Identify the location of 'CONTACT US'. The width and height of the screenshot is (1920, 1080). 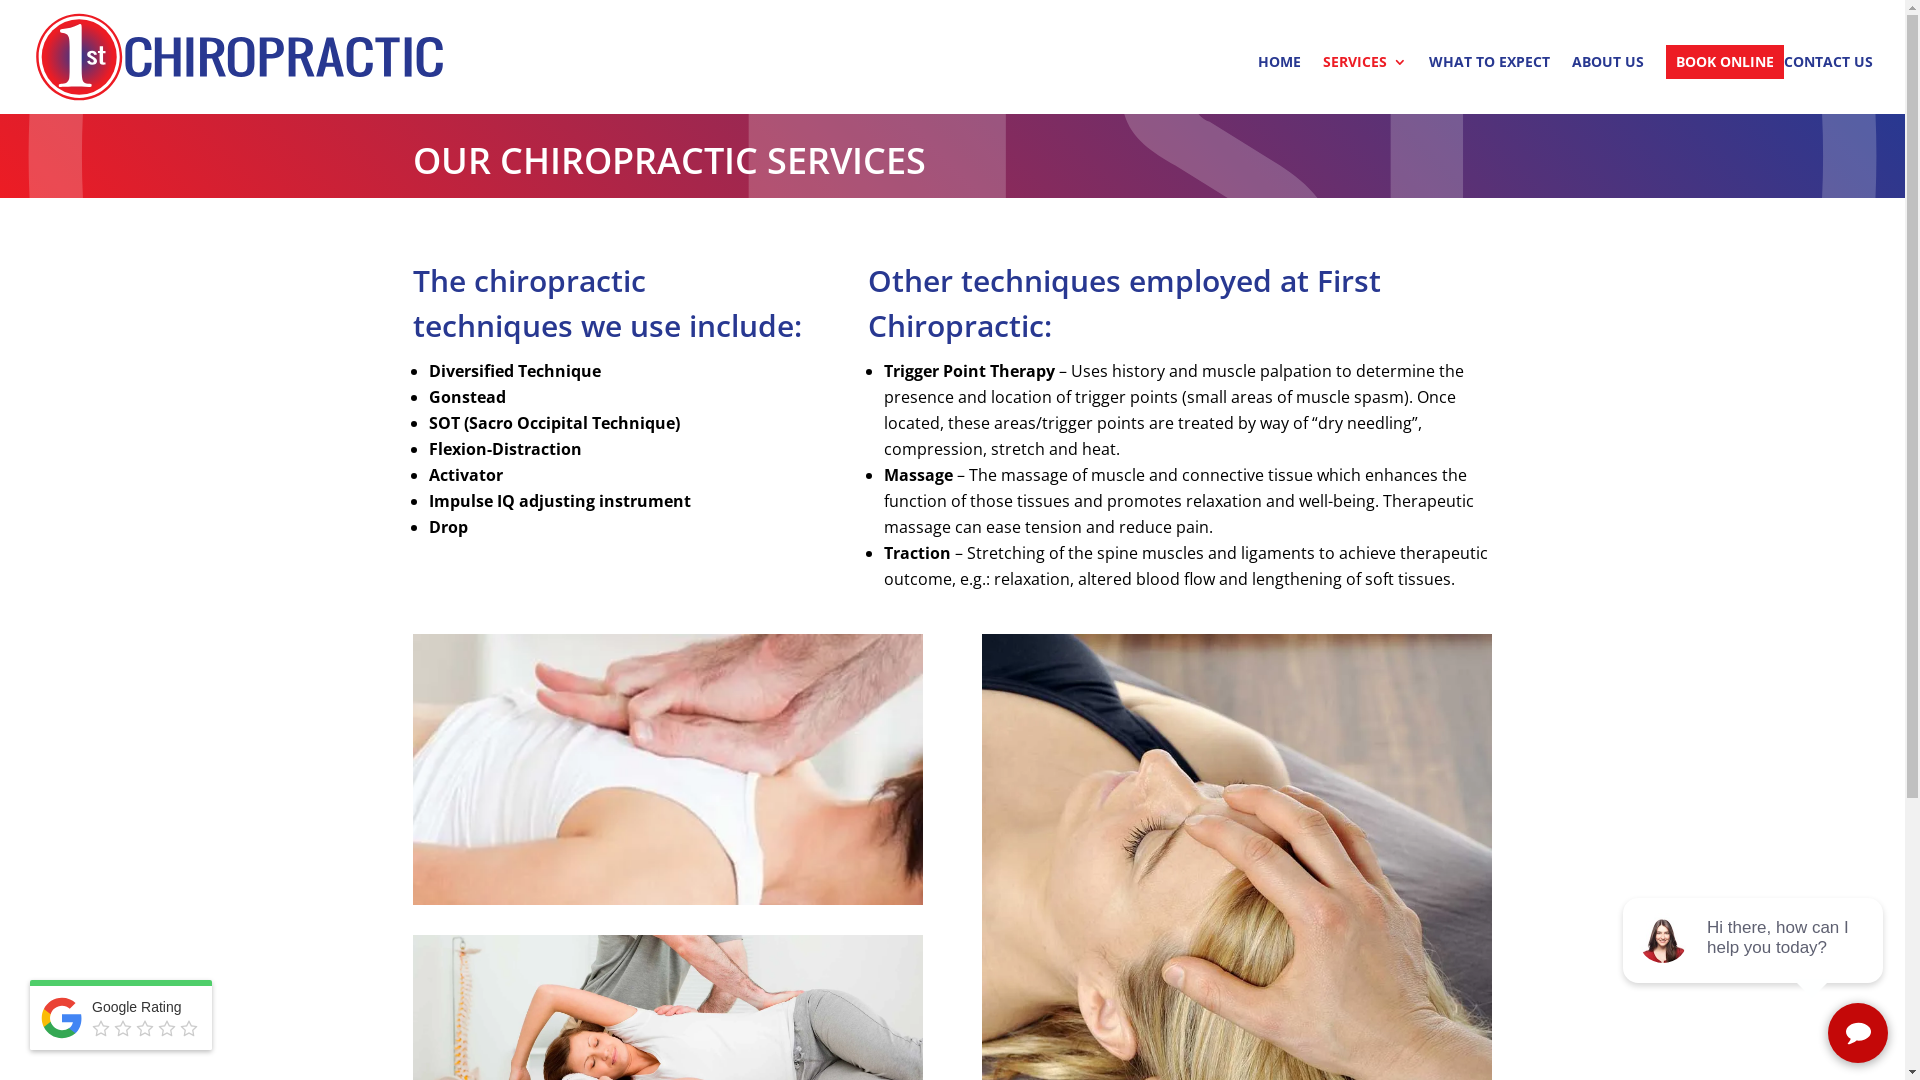
(1828, 83).